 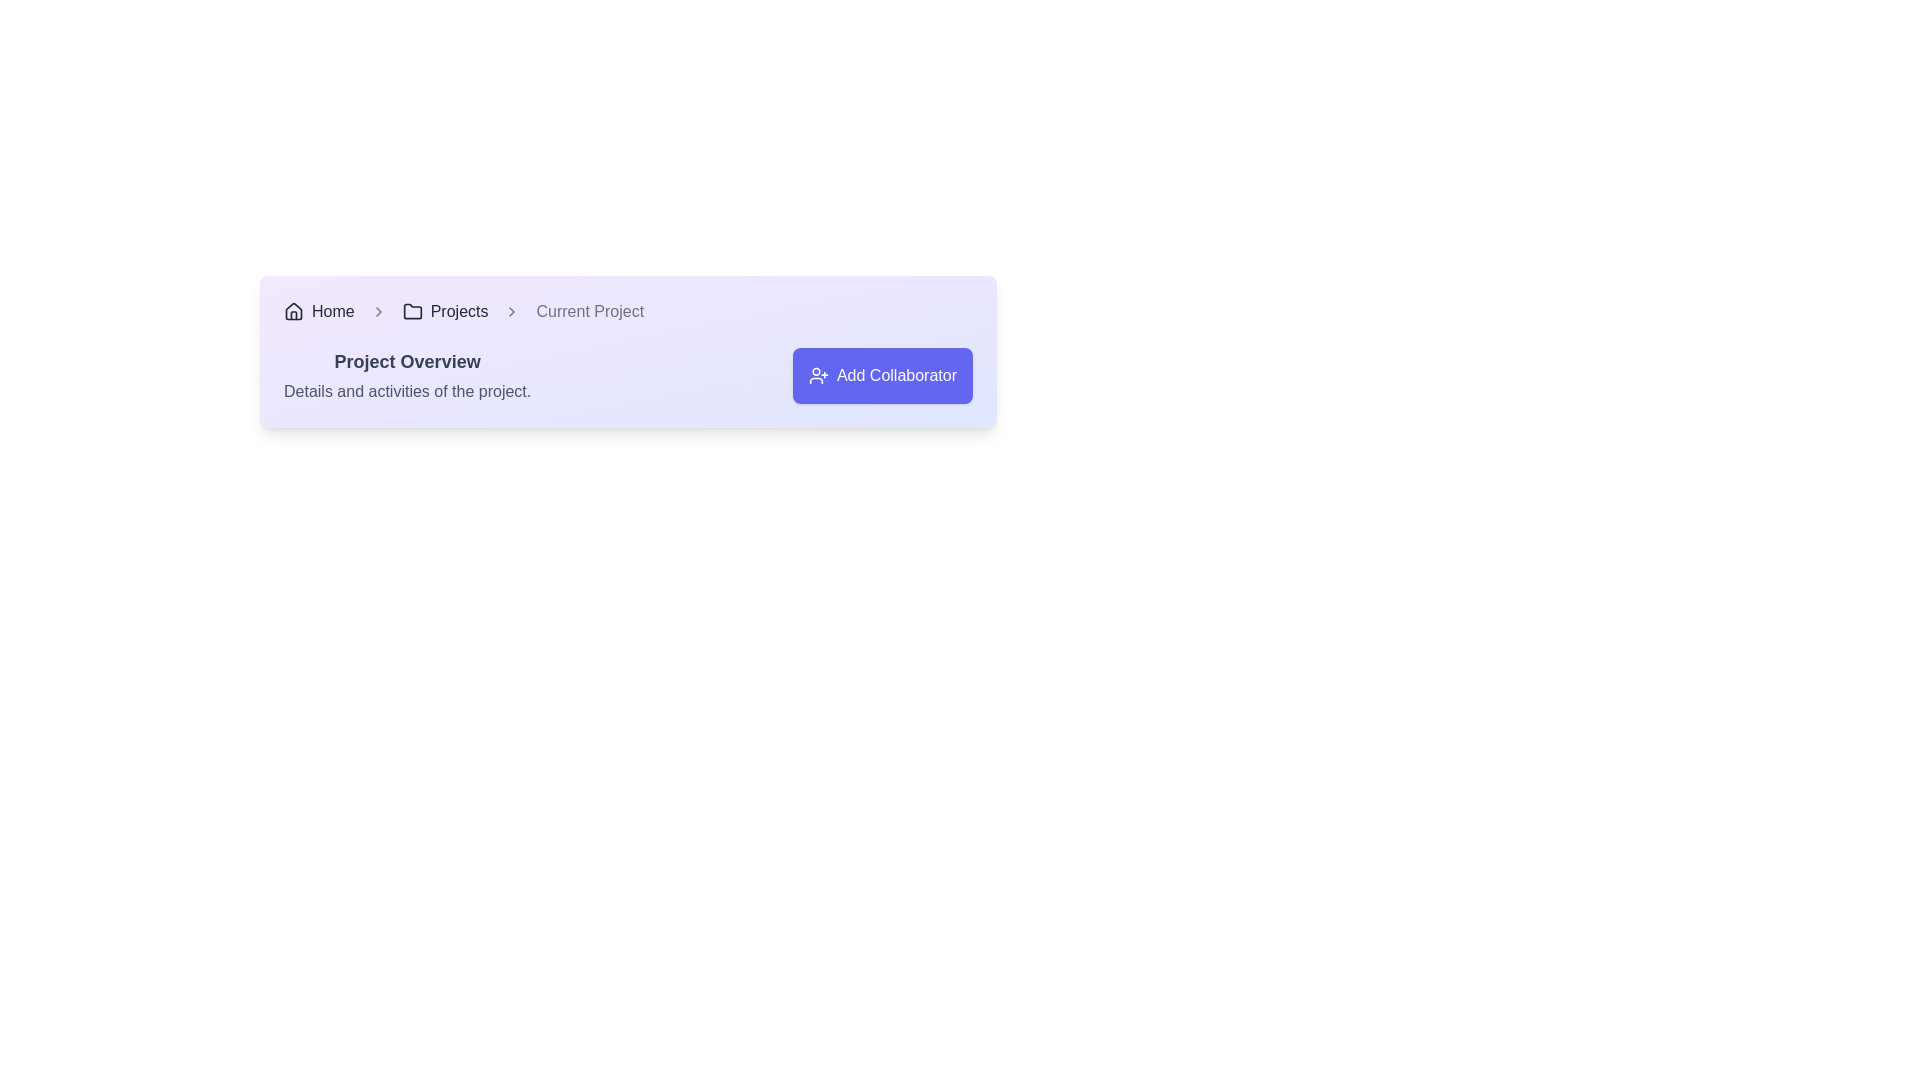 I want to click on the textual heading and subtitle pair that contains the title 'Project Overview' and the subtitle 'Details and activities of the project', which is styled with a larger, bold font and a smaller, lighter font, located towards the top-left corner of the layout, so click(x=406, y=375).